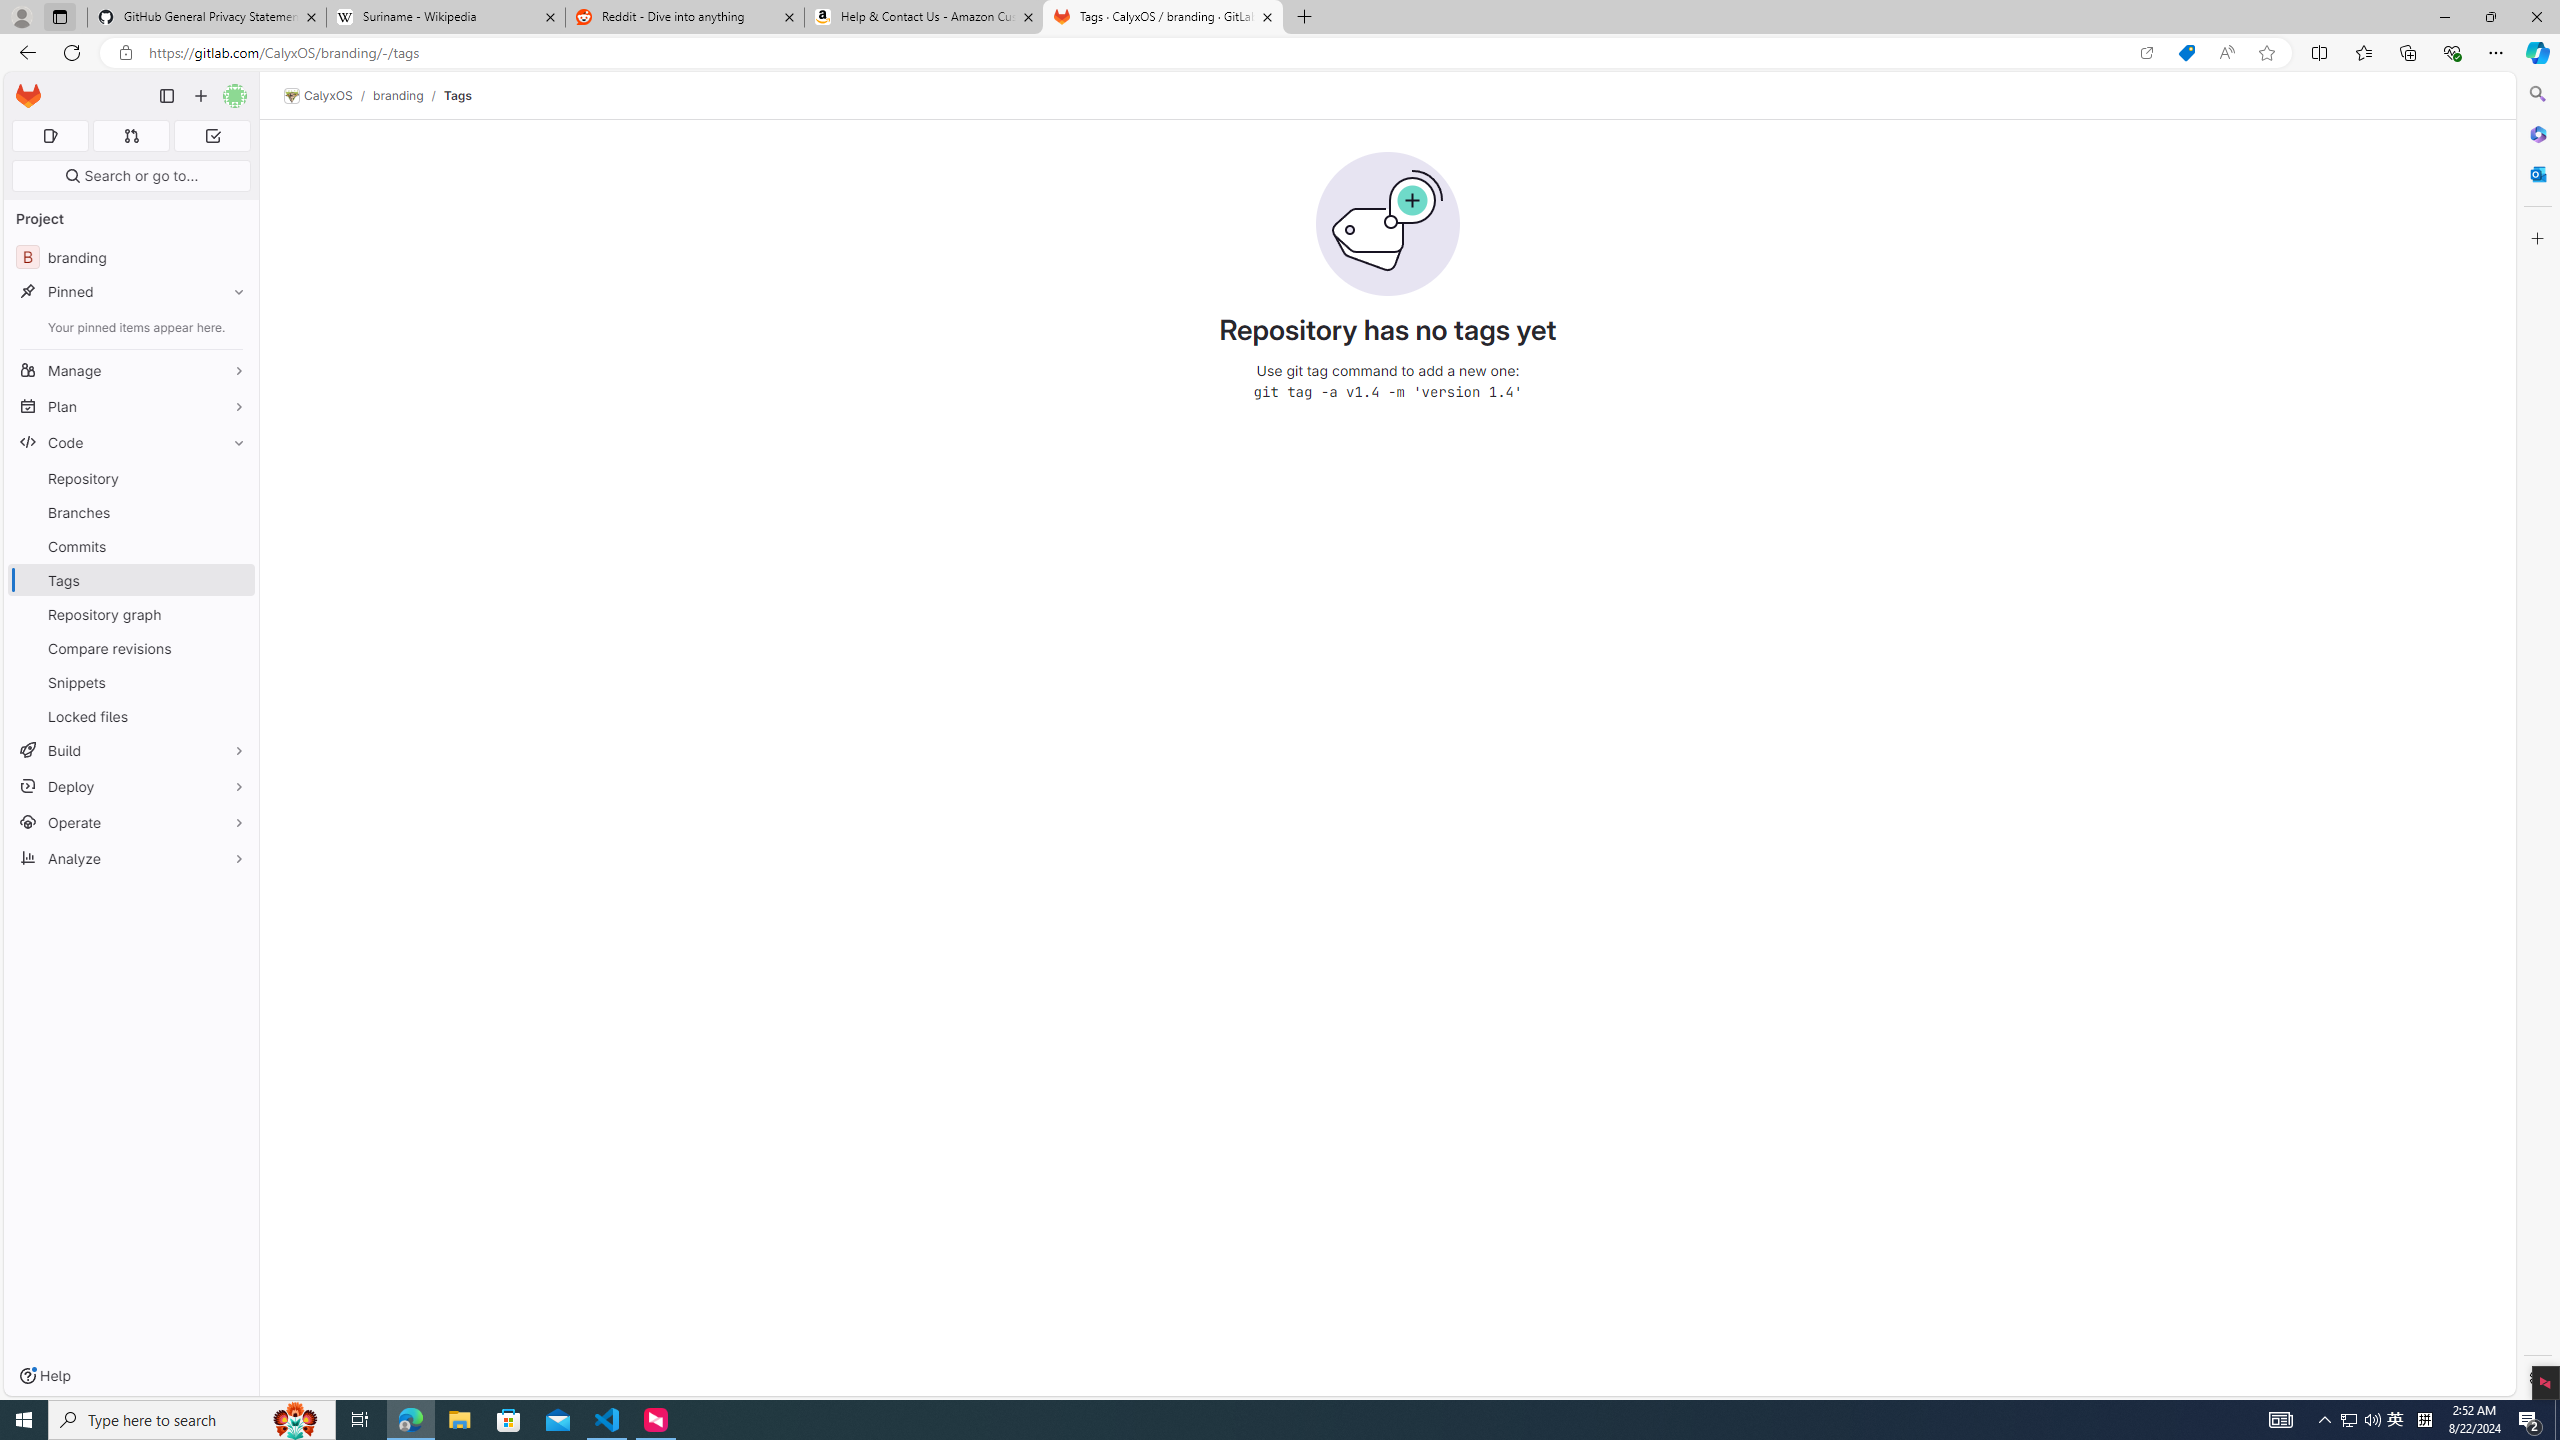  What do you see at coordinates (130, 545) in the screenshot?
I see `'Commits'` at bounding box center [130, 545].